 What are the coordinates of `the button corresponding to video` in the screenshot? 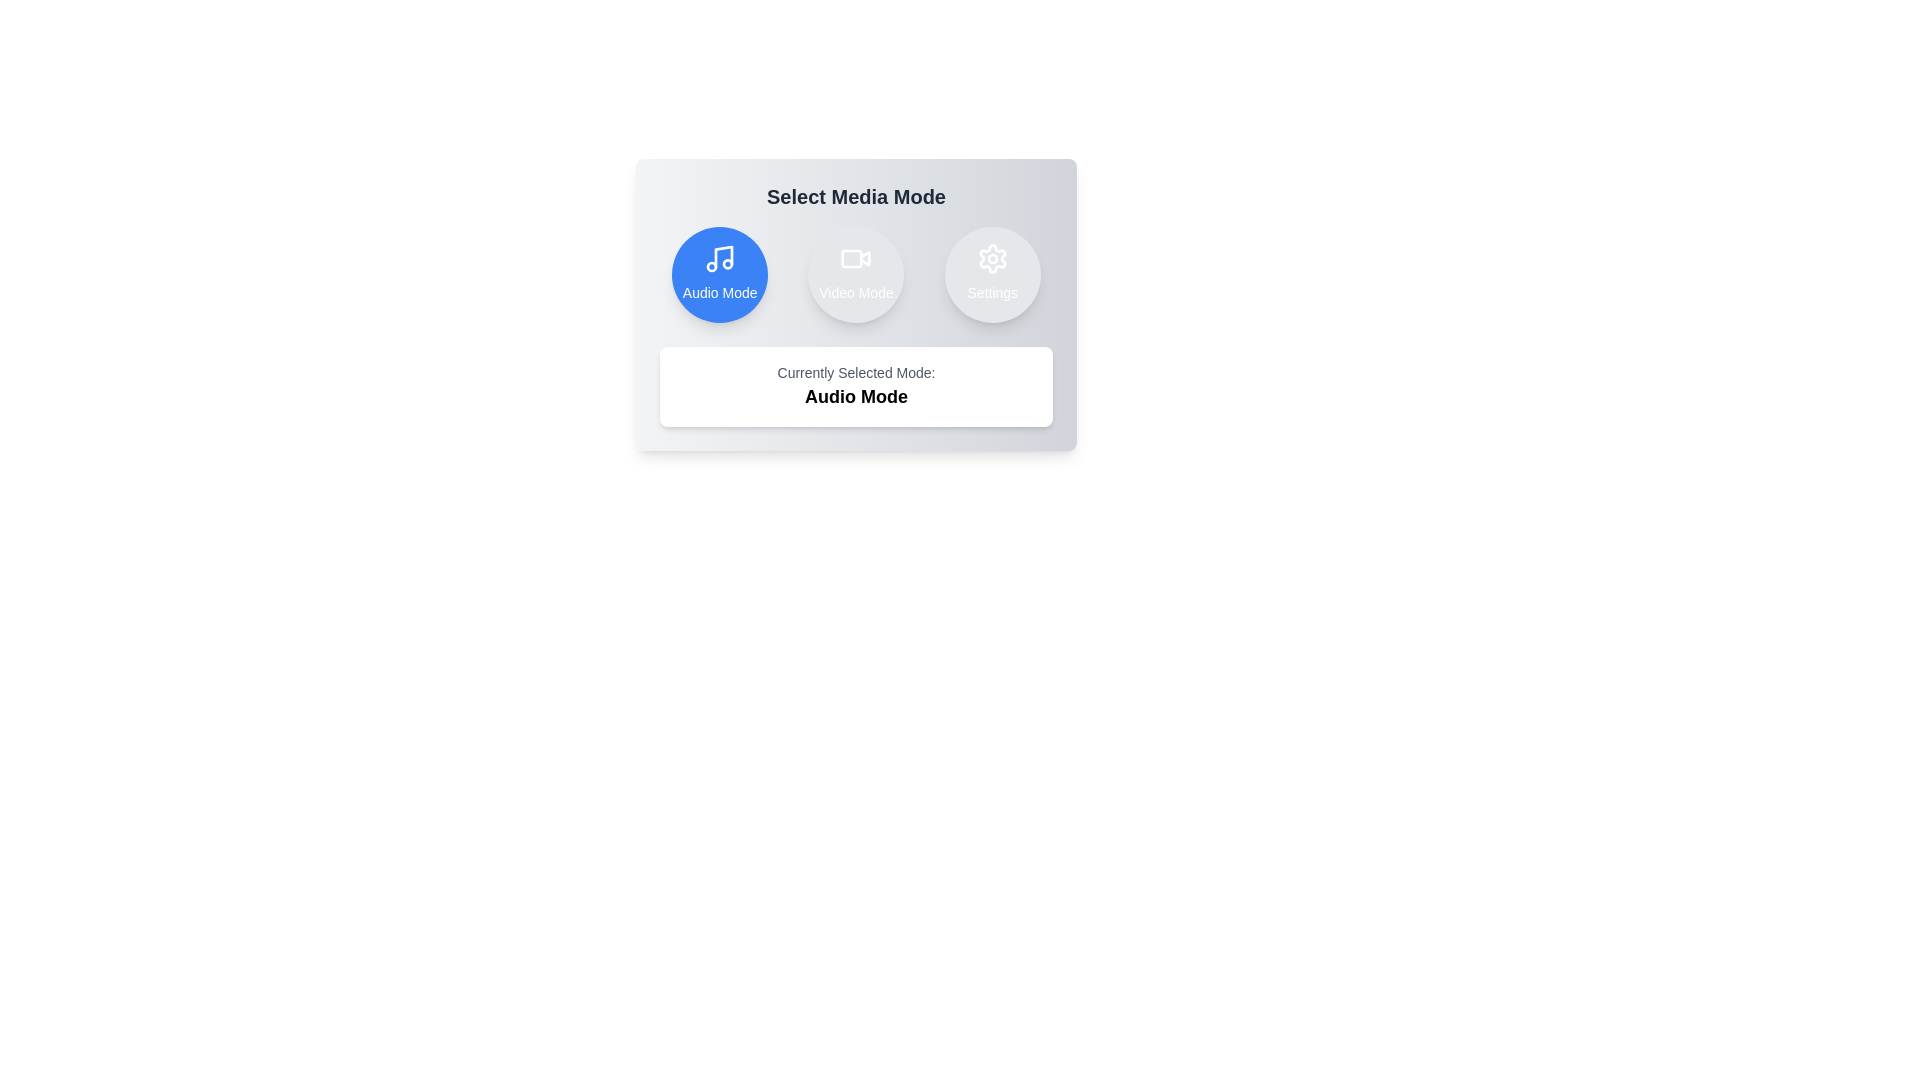 It's located at (856, 274).